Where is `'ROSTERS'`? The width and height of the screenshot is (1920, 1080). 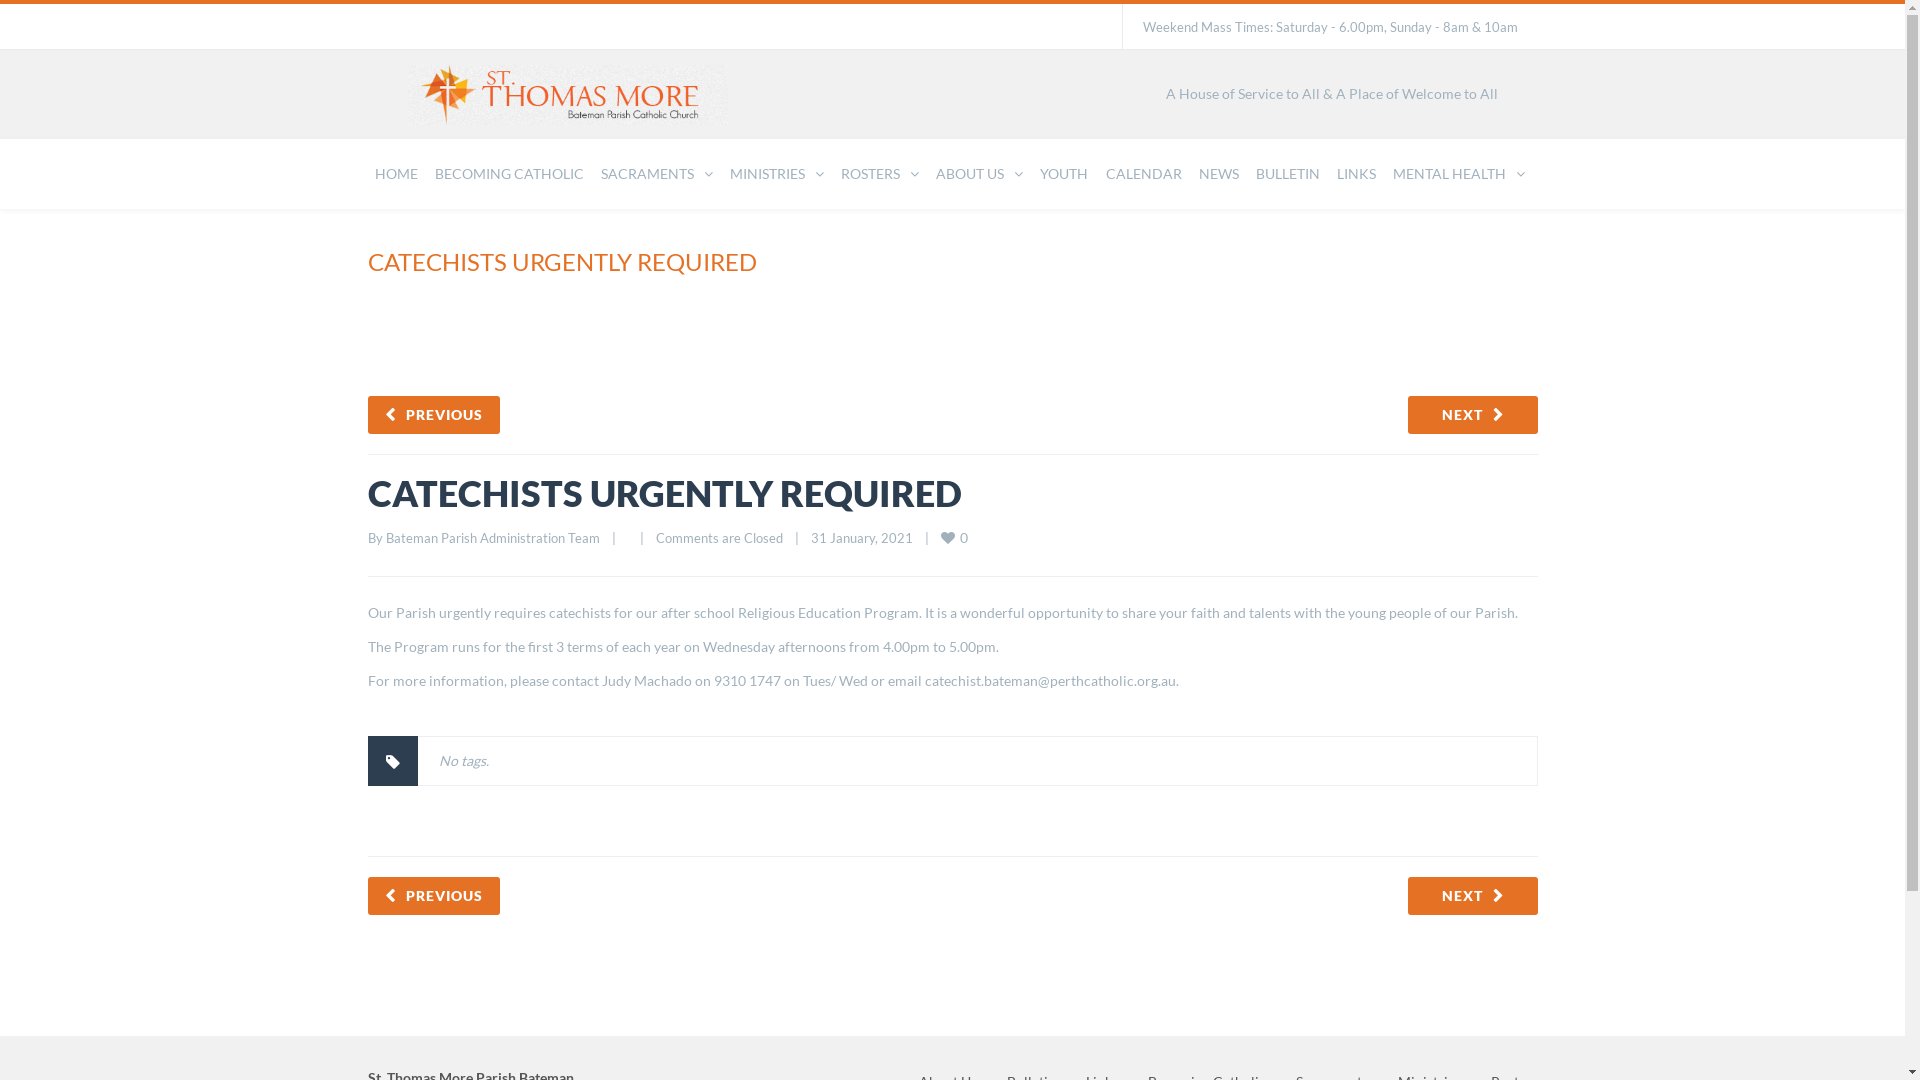
'ROSTERS' is located at coordinates (879, 172).